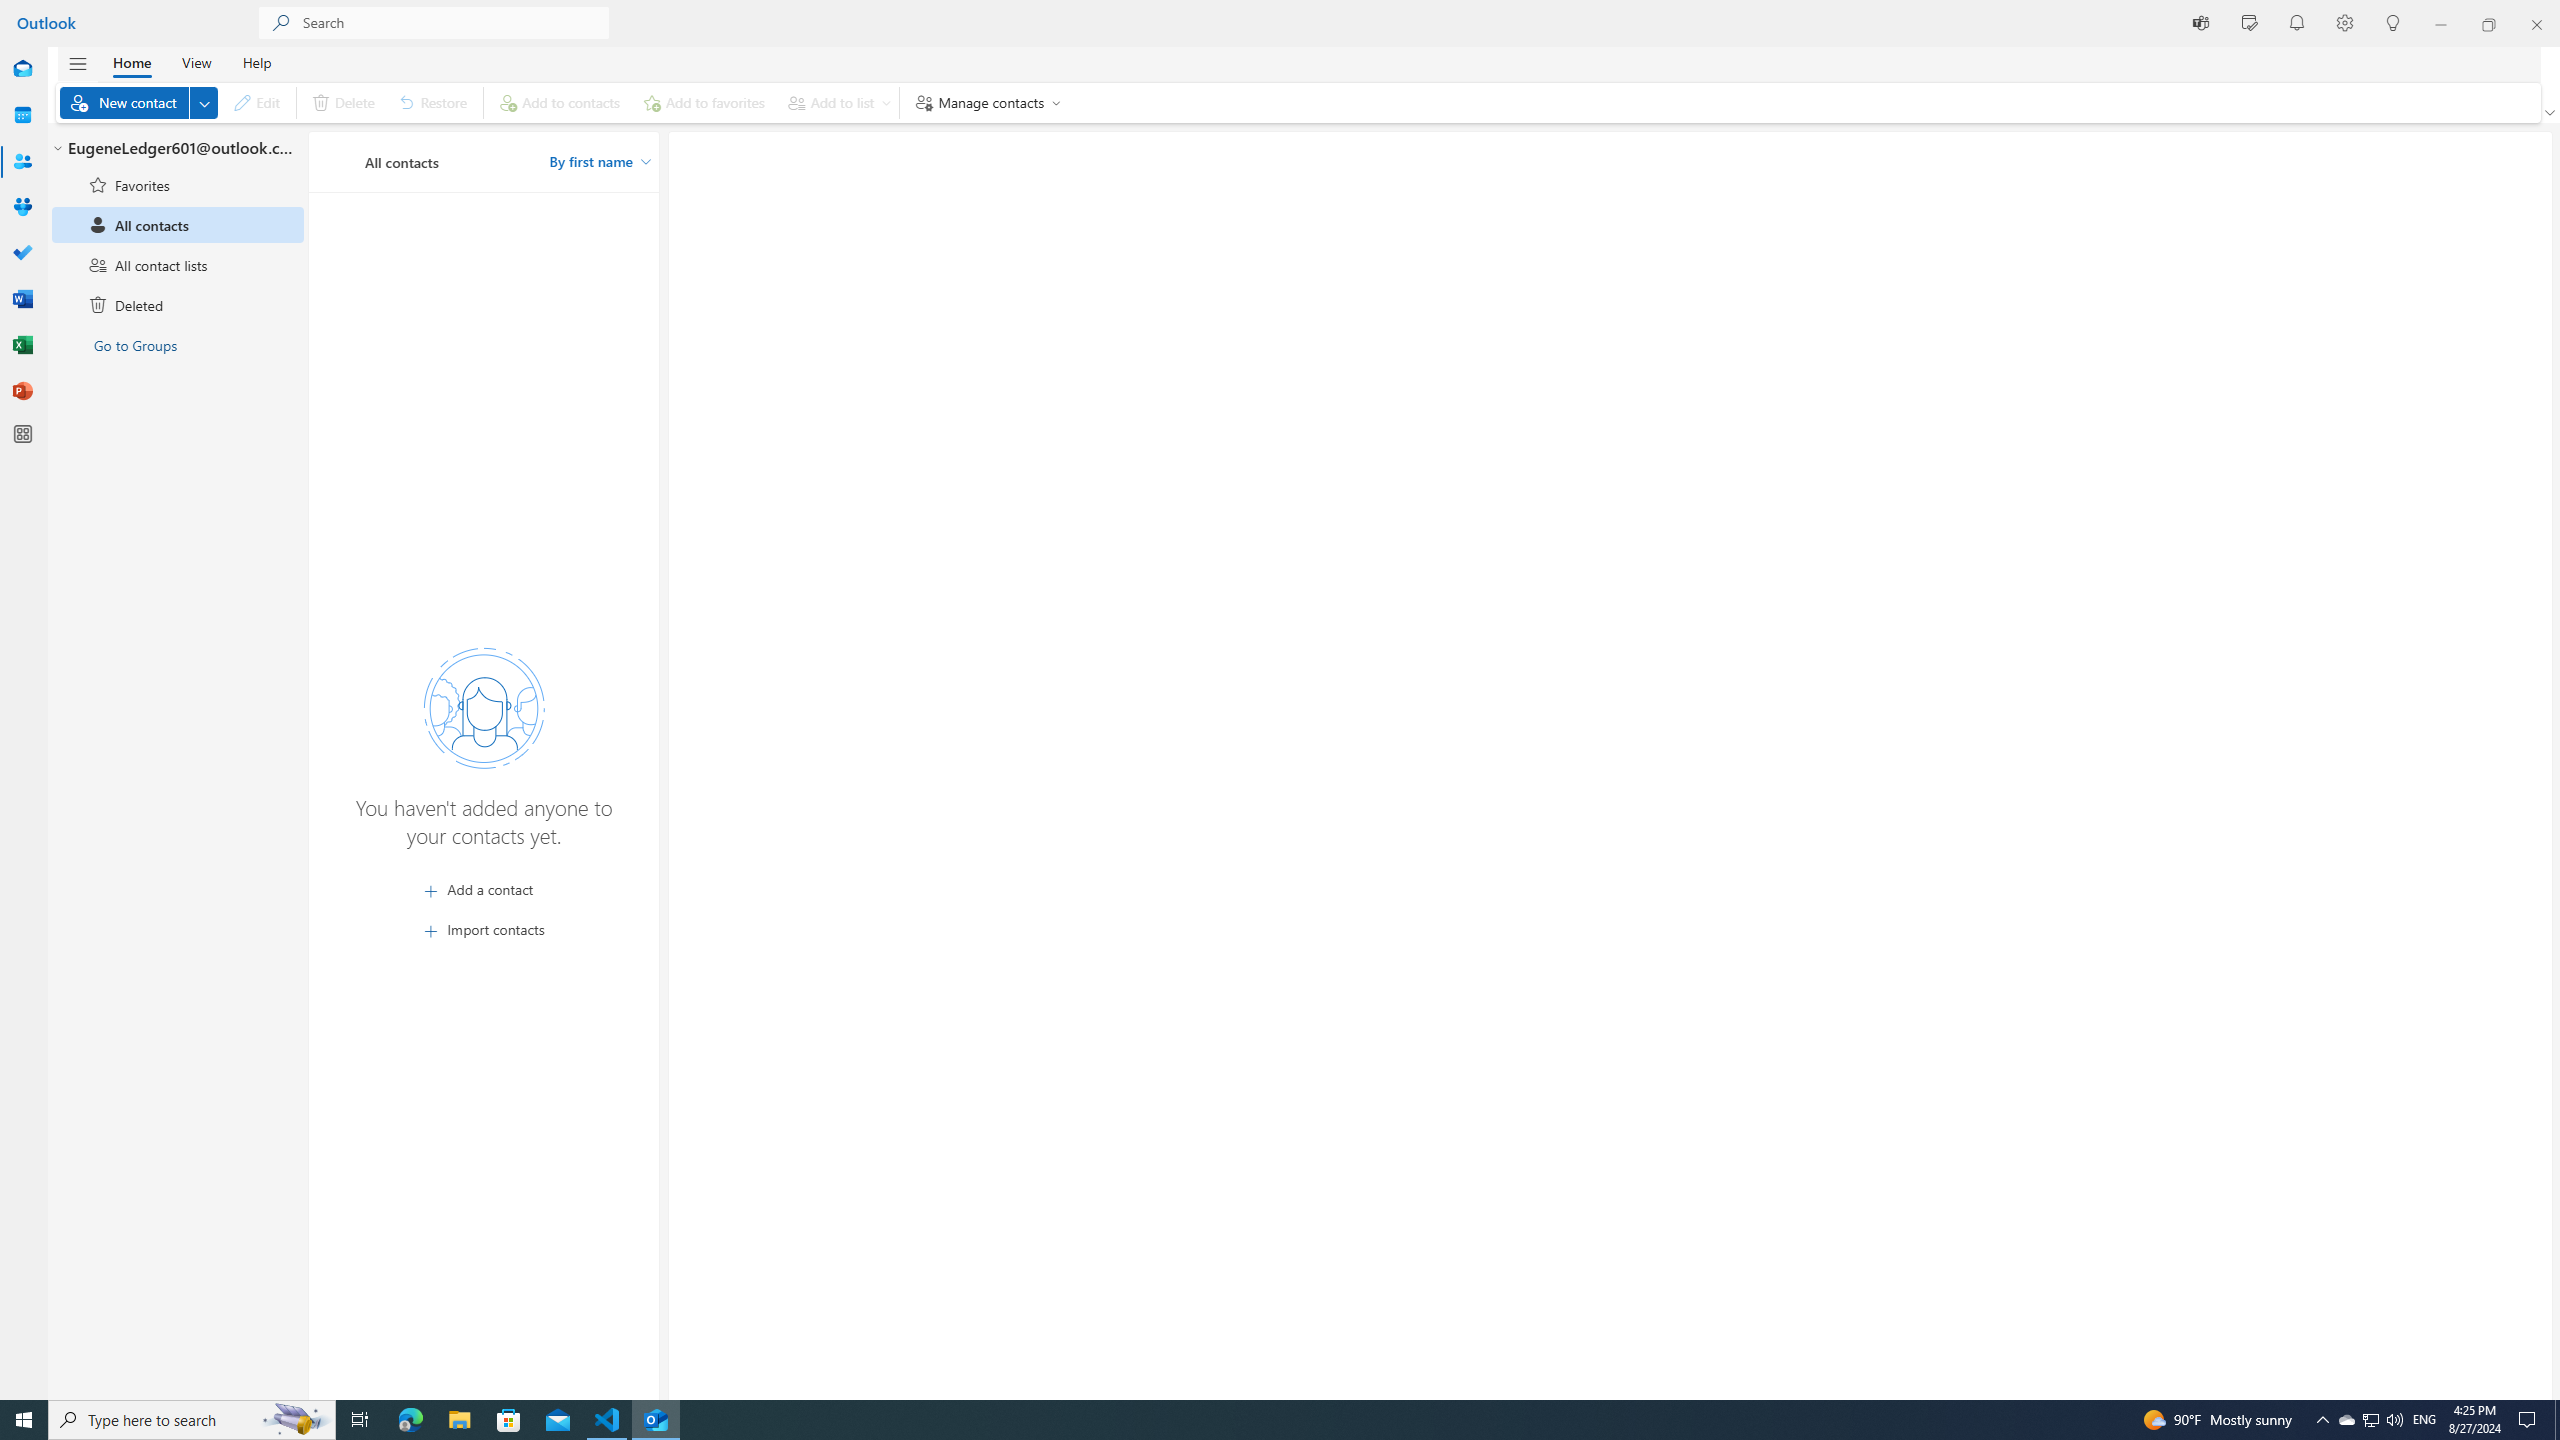 This screenshot has height=1440, width=2560. What do you see at coordinates (138, 102) in the screenshot?
I see `'New contact'` at bounding box center [138, 102].